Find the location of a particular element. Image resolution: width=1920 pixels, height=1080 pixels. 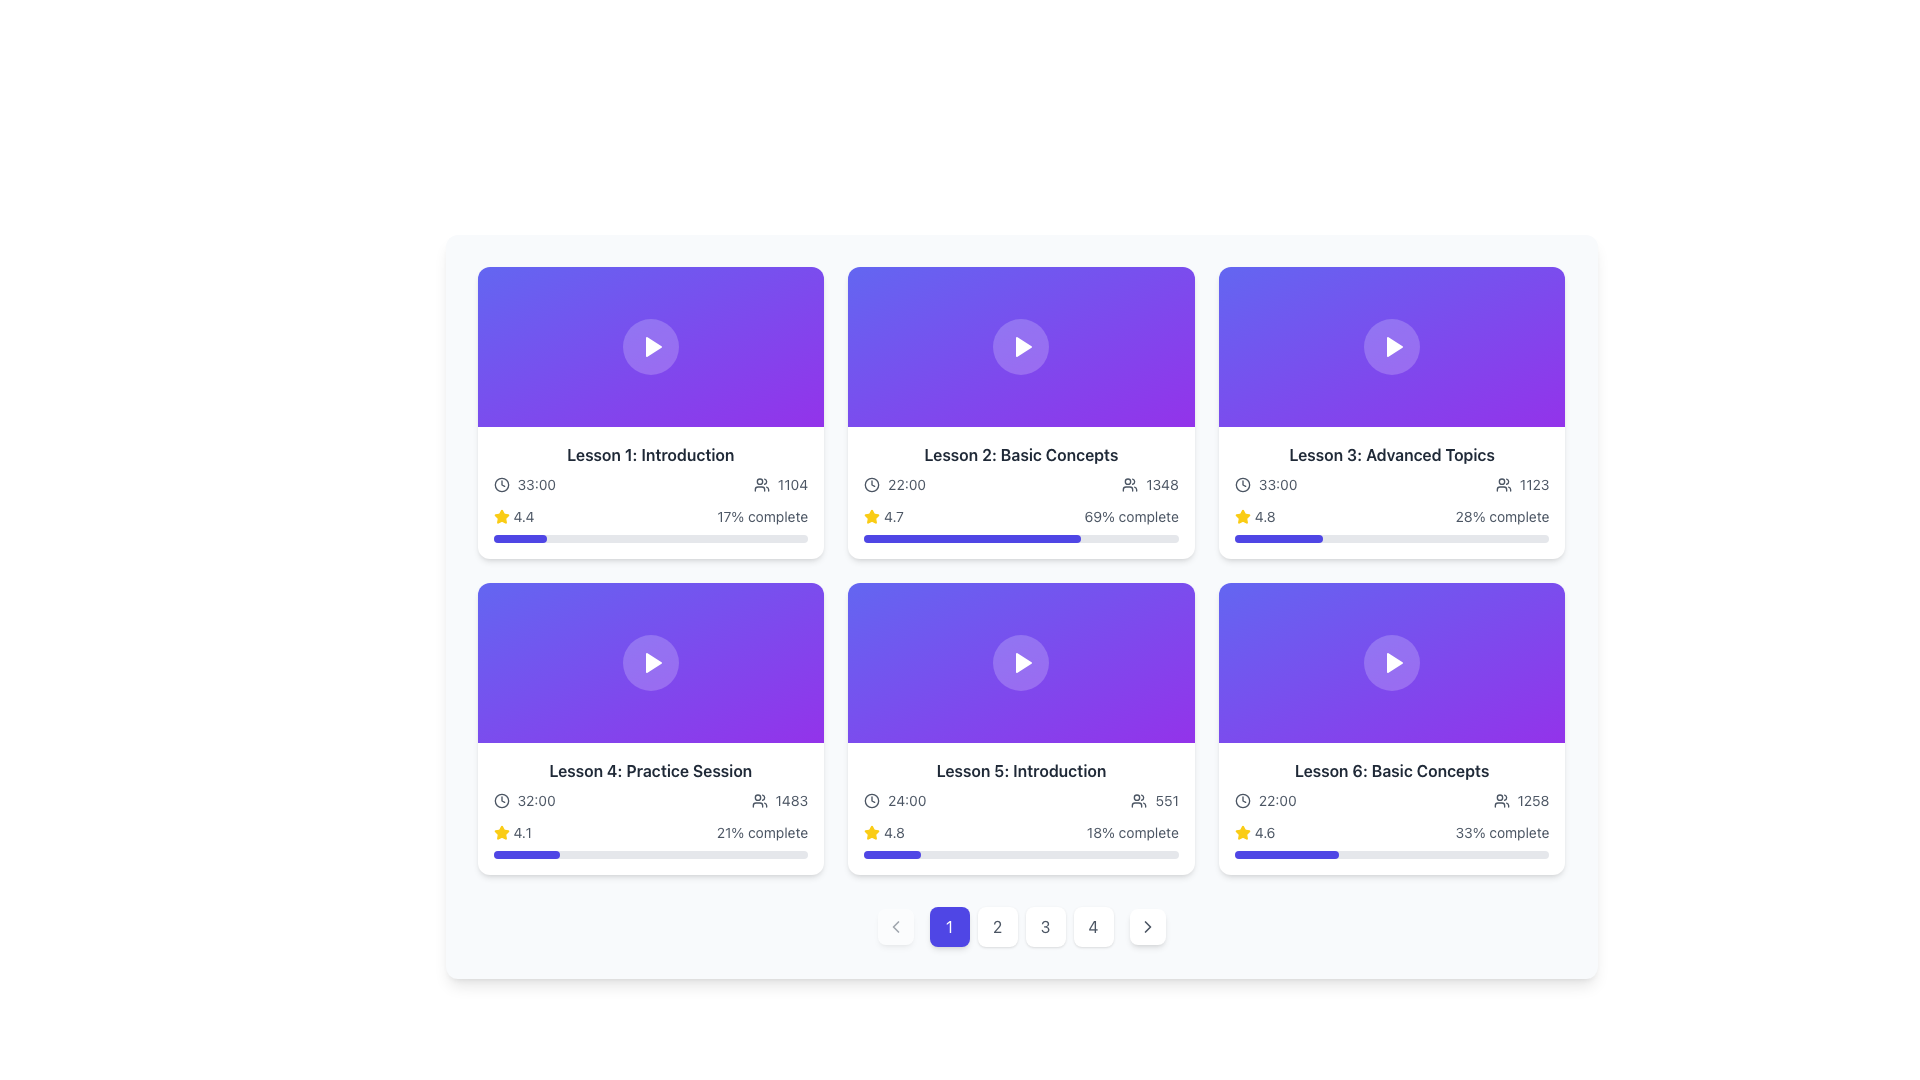

the play button located at the center of the first card in the top row of a grid layout is located at coordinates (650, 346).